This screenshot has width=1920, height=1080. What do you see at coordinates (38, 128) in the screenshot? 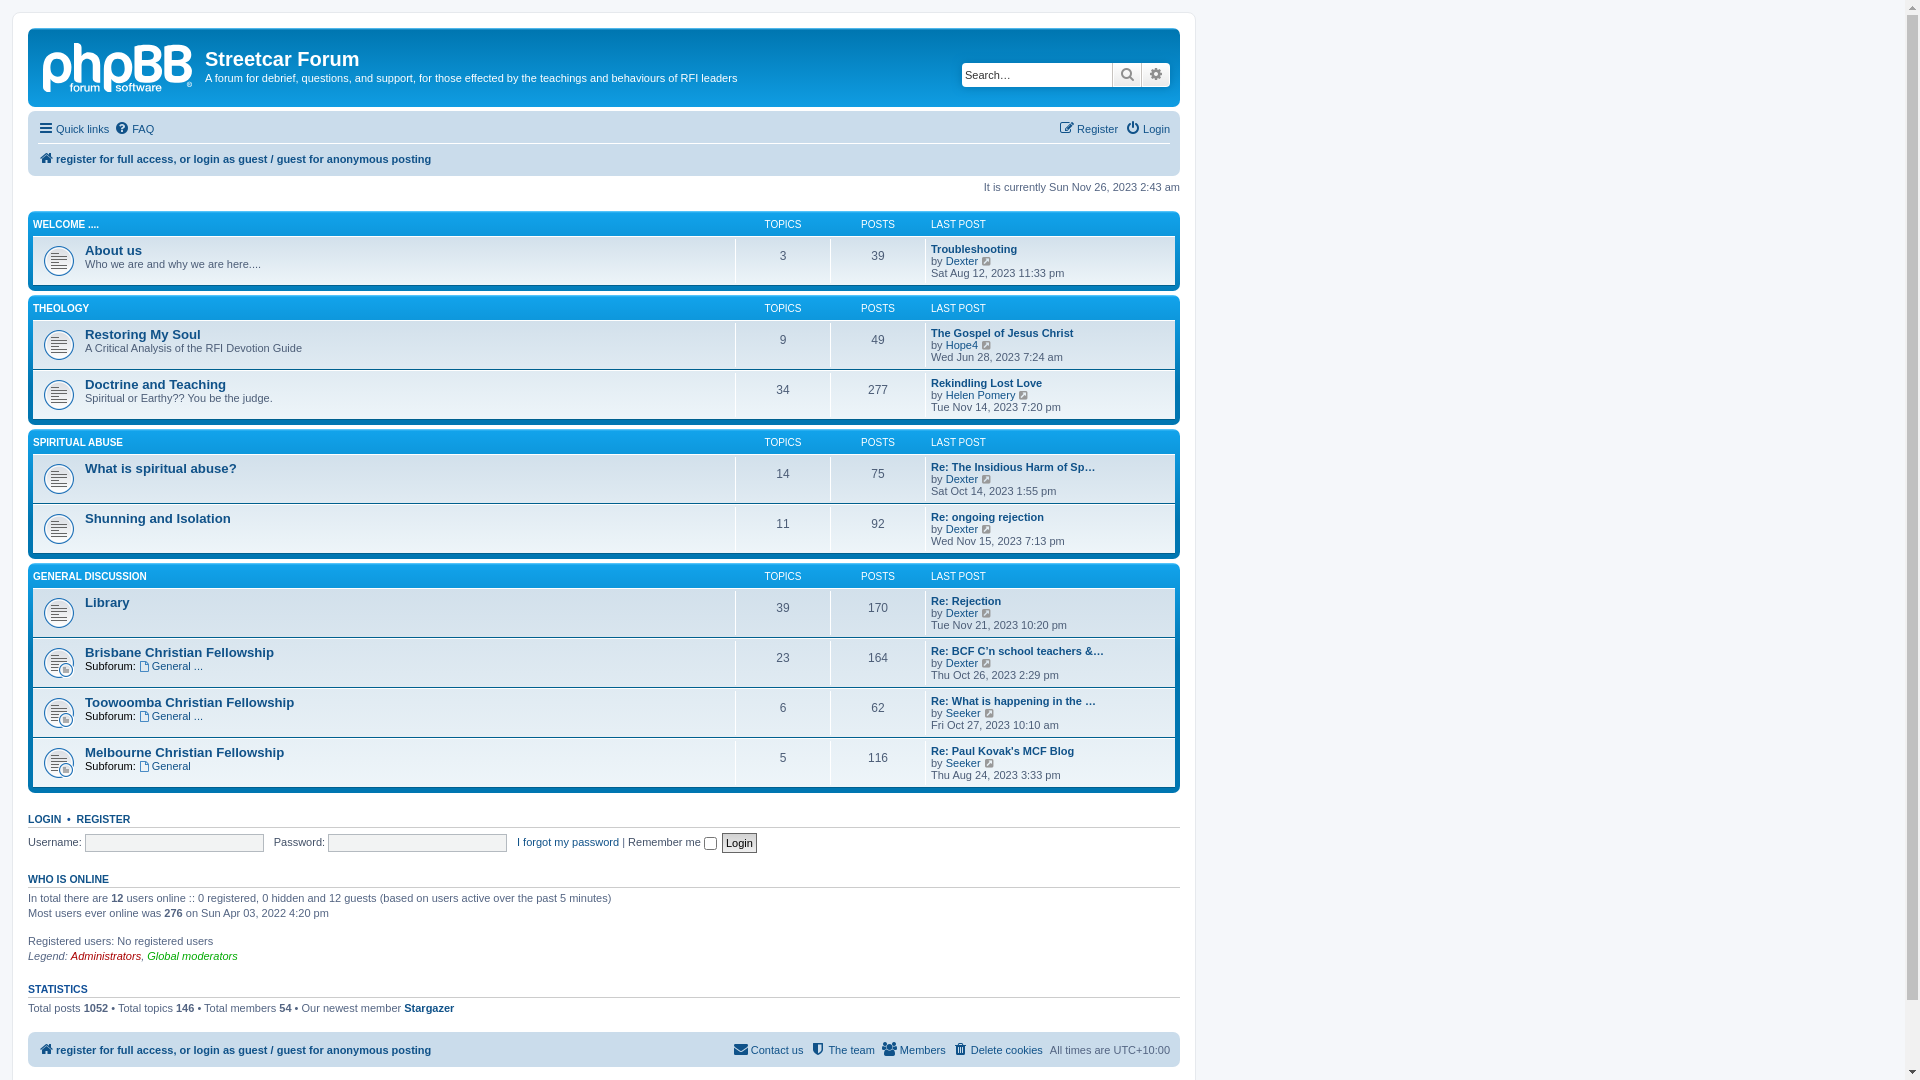
I see `'Quick links'` at bounding box center [38, 128].